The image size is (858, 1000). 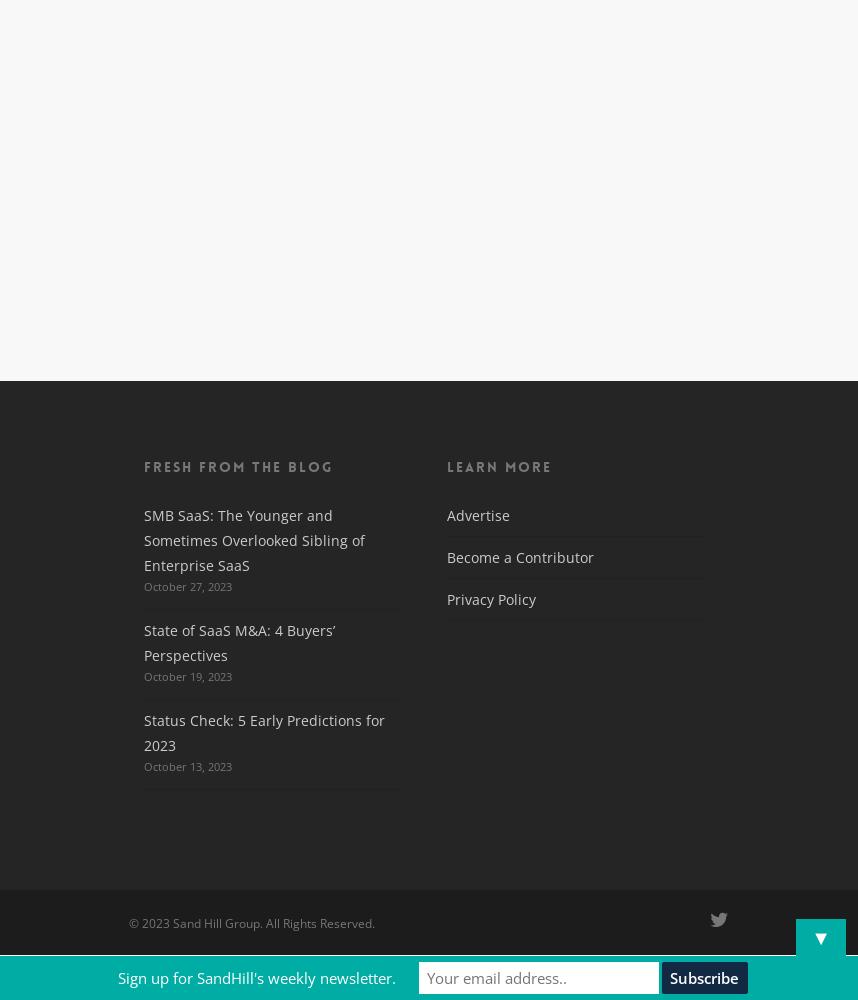 I want to click on 'State of SaaS M&A: 4 Buyers’ Perspectives', so click(x=238, y=643).